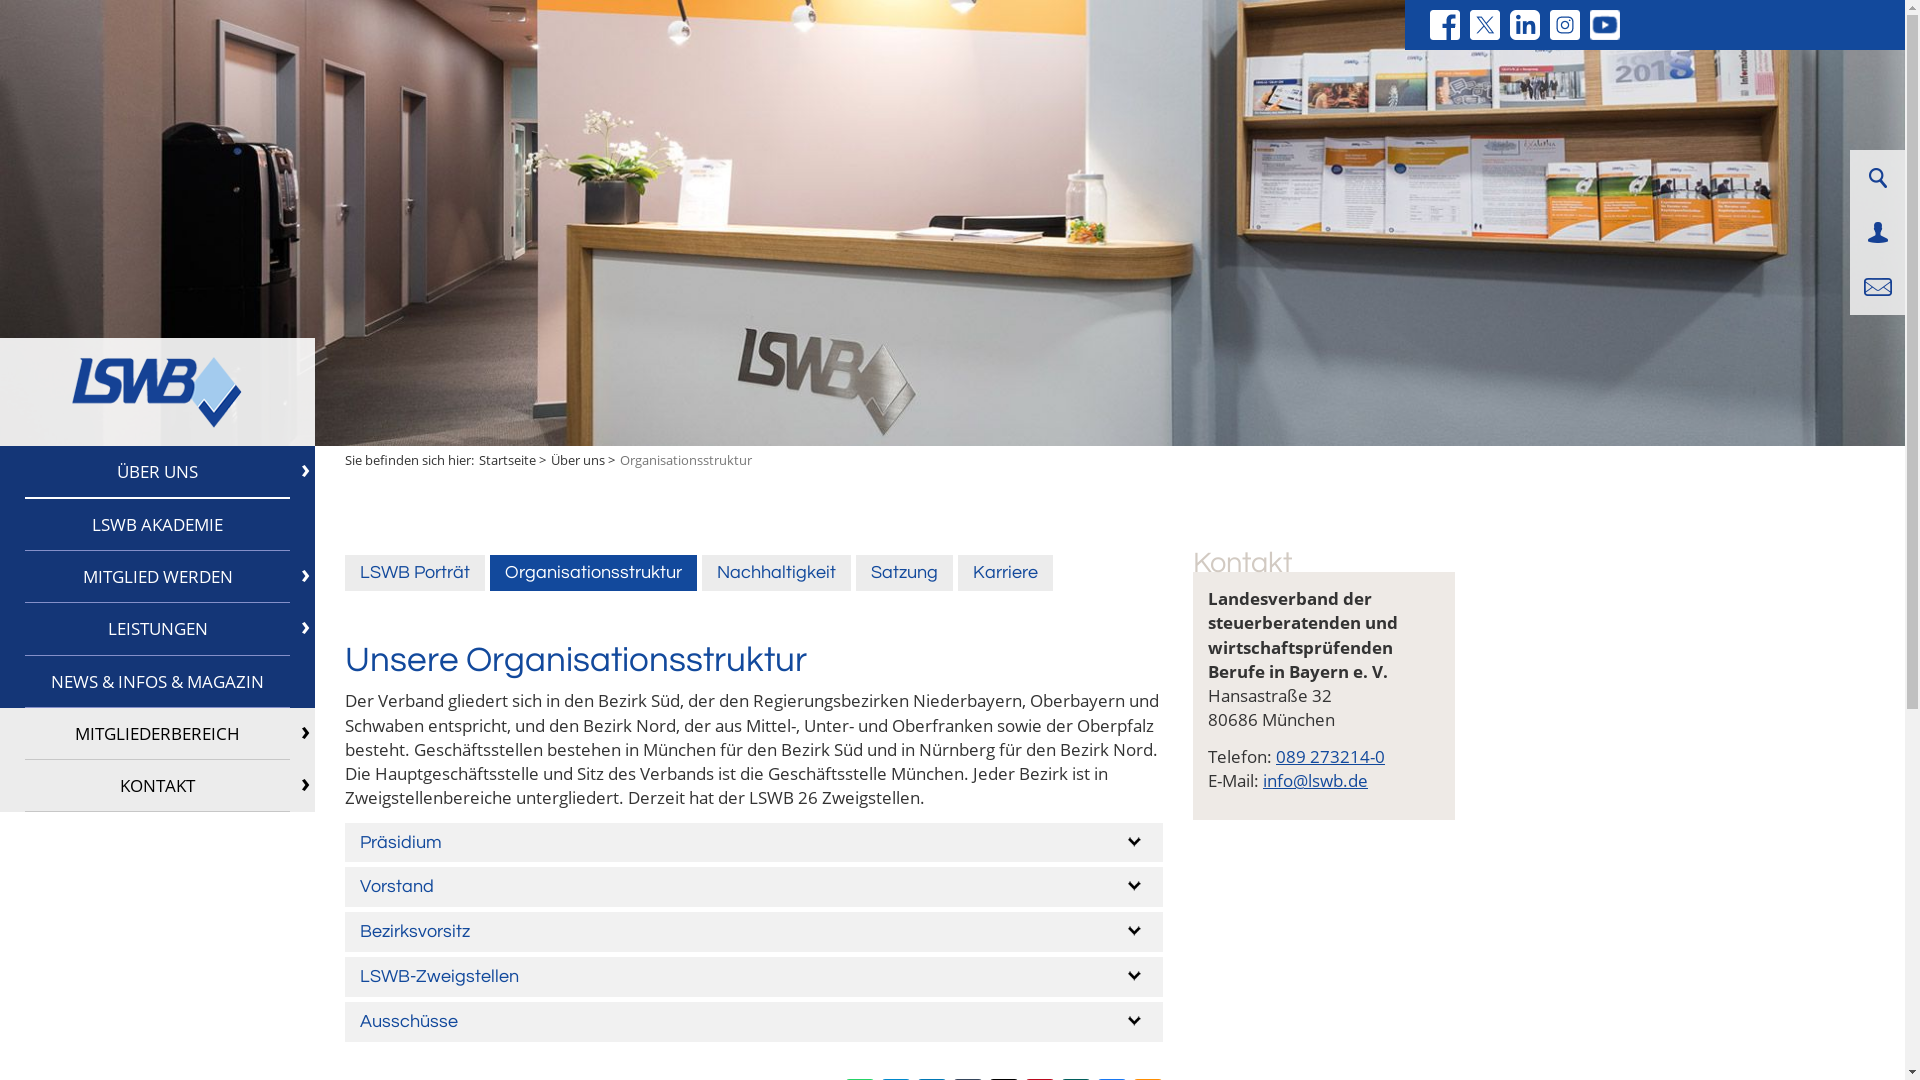 The image size is (1920, 1080). Describe the element at coordinates (1484, 24) in the screenshot. I see `'LSWB bei Twitter'` at that location.